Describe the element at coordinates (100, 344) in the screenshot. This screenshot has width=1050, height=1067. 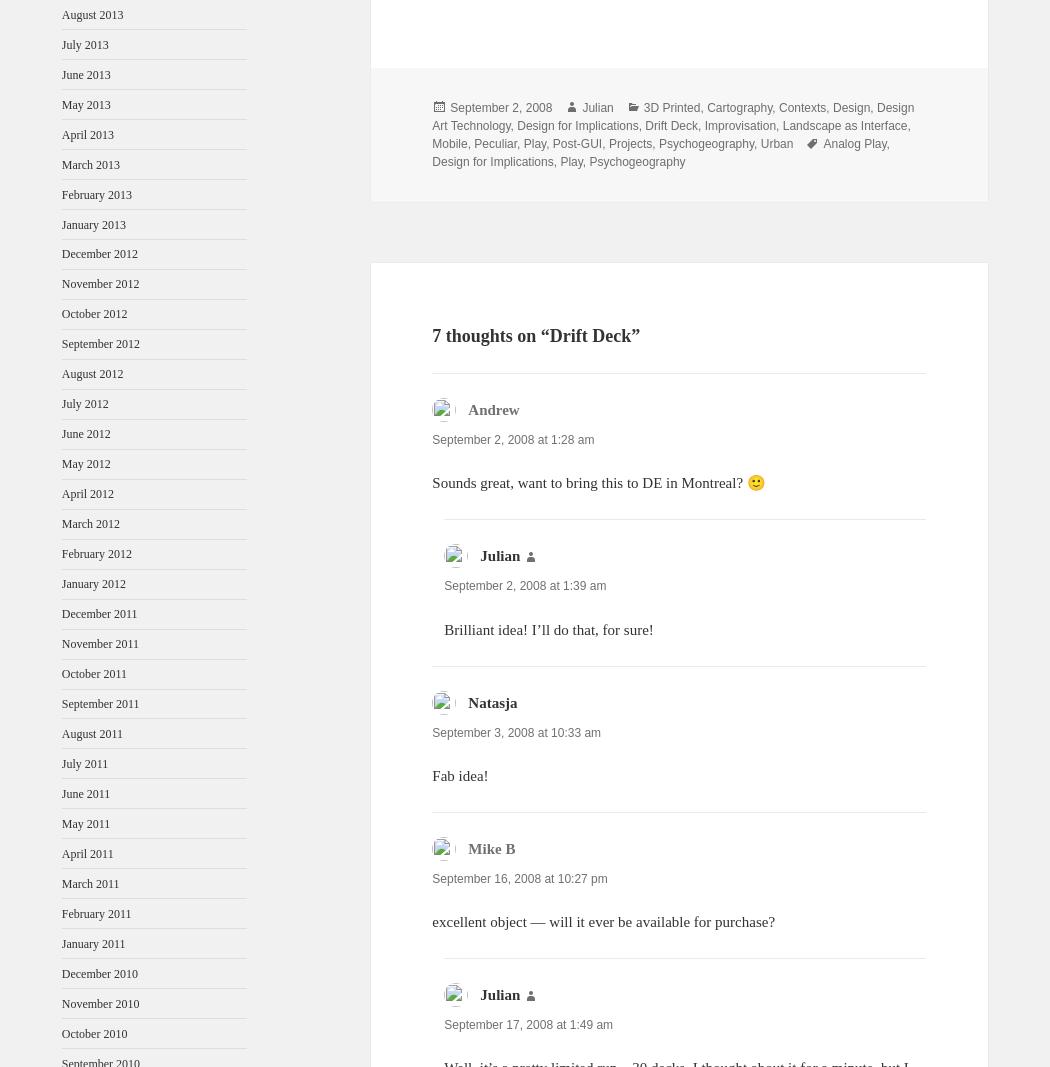
I see `'September 2012'` at that location.